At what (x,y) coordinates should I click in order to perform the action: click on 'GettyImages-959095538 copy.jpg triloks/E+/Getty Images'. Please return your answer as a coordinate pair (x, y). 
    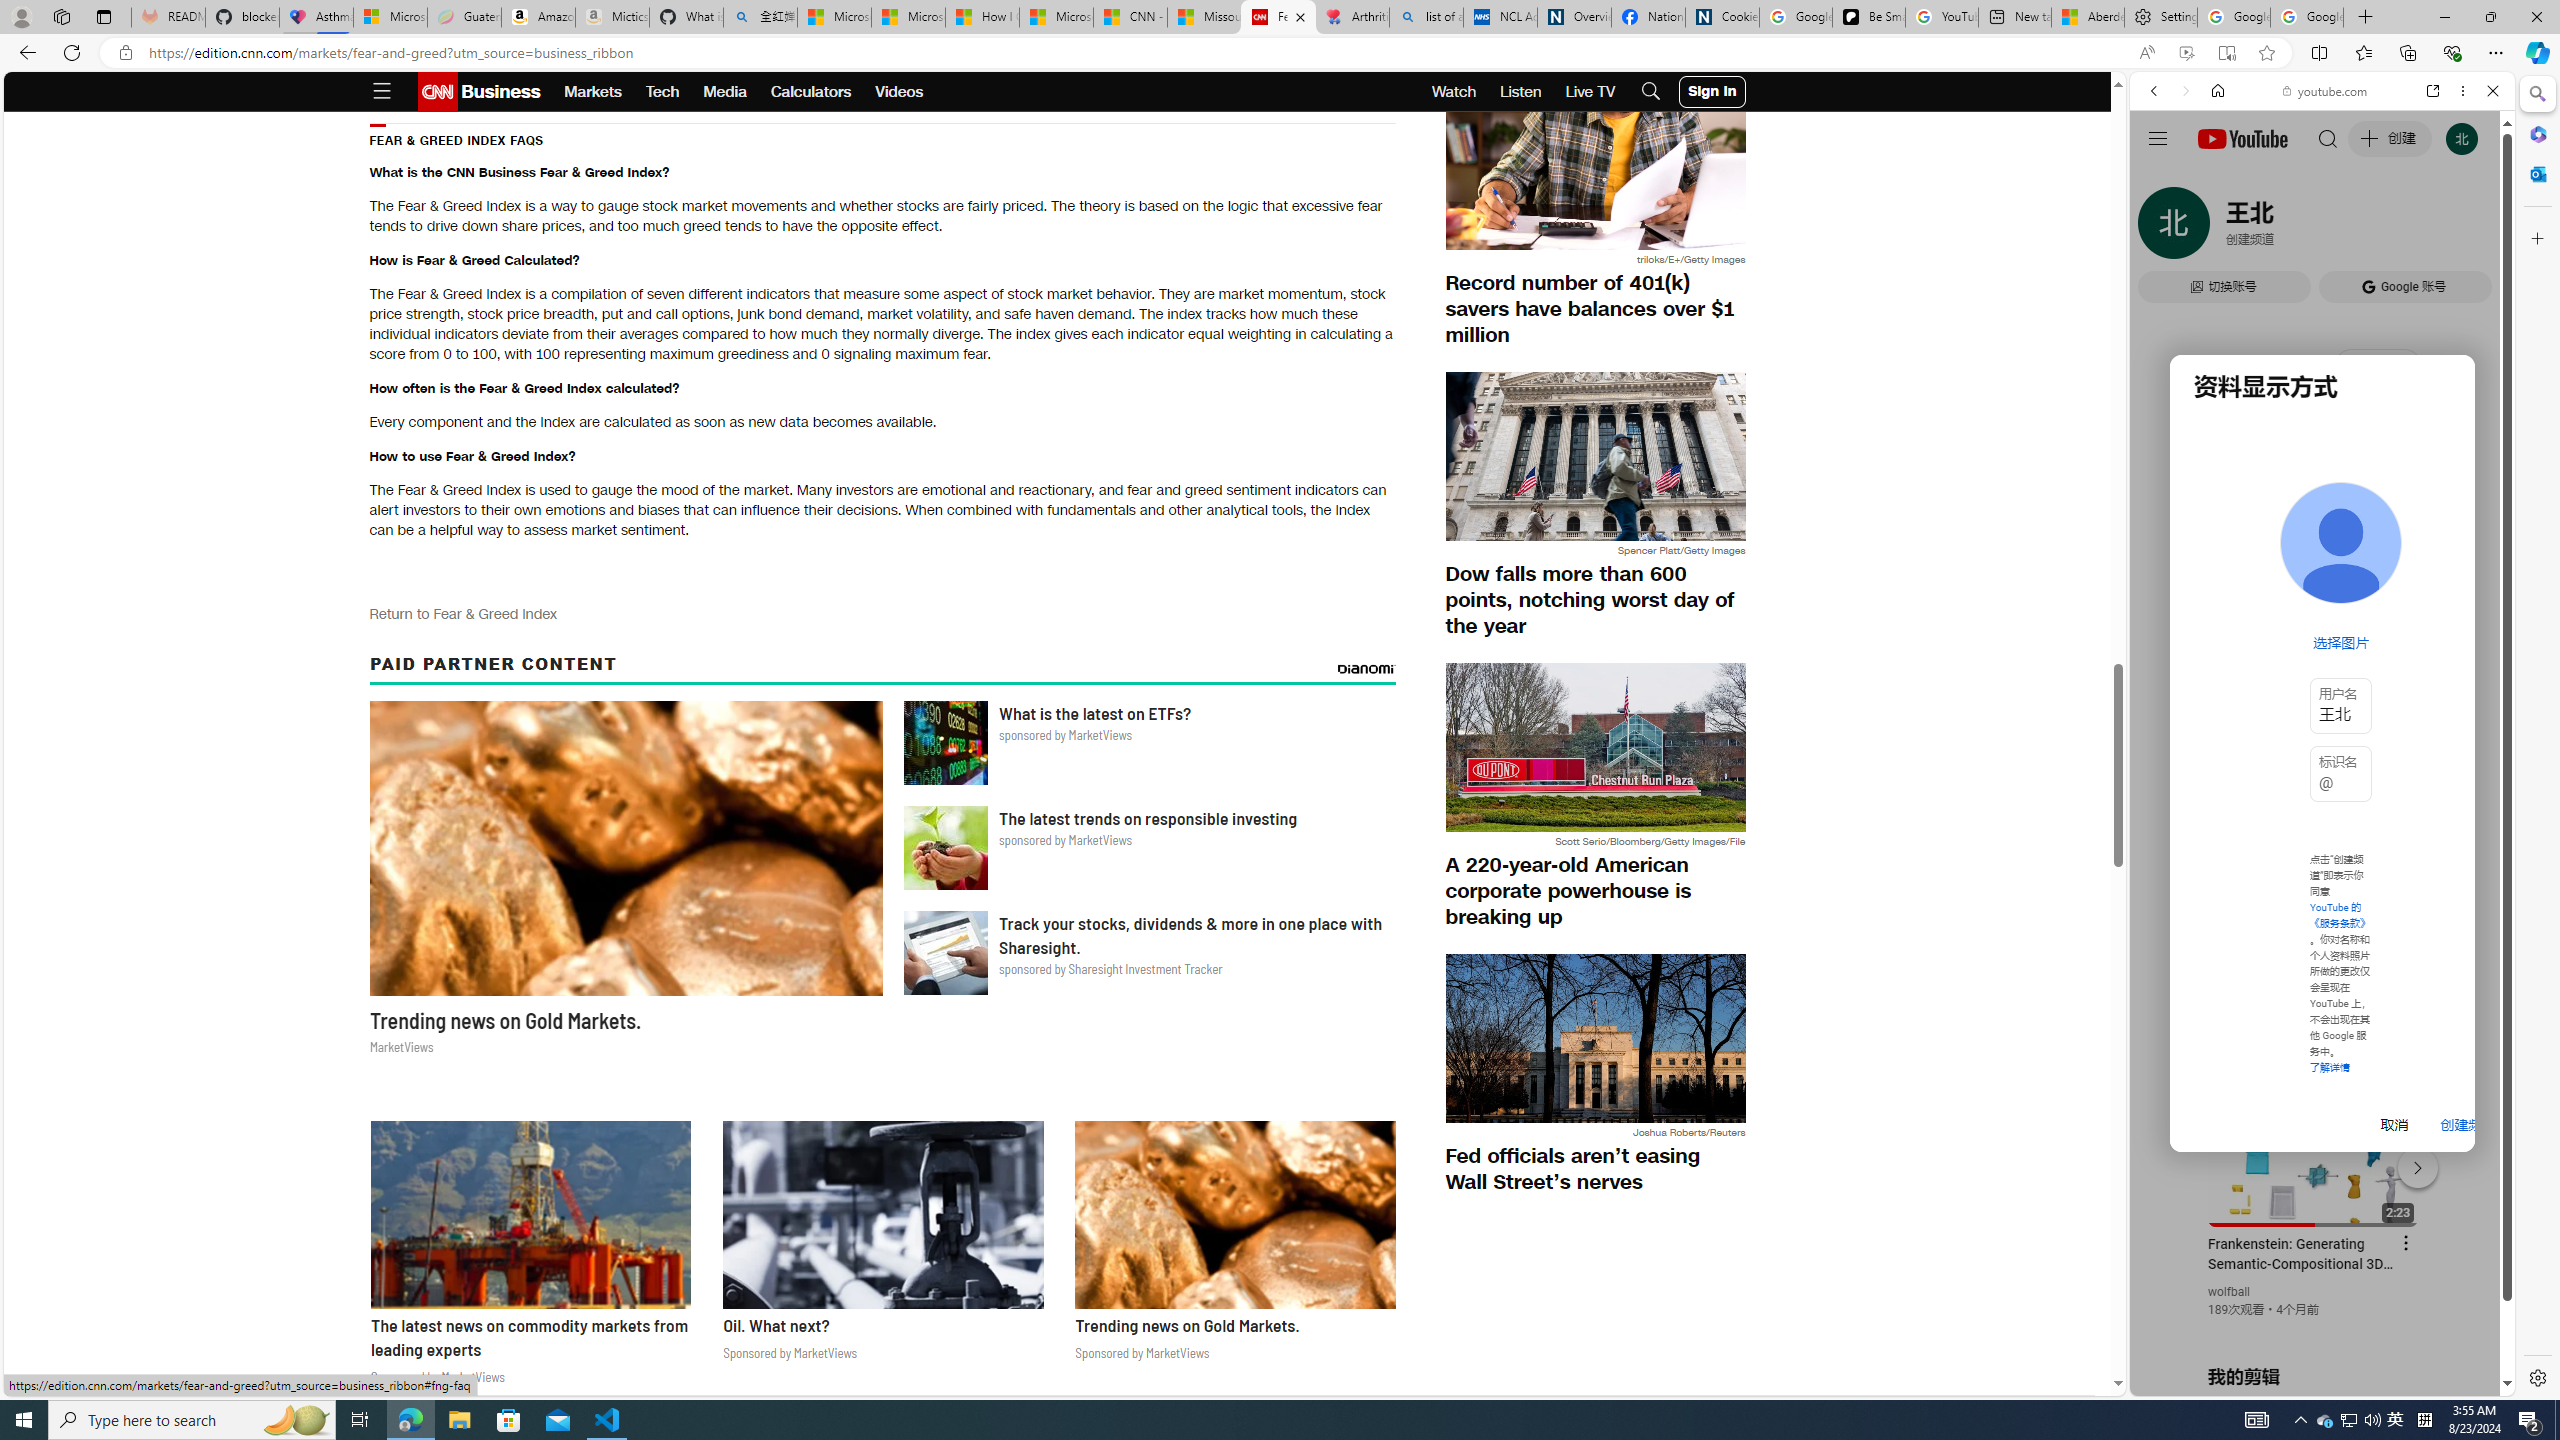
    Looking at the image, I should click on (1593, 175).